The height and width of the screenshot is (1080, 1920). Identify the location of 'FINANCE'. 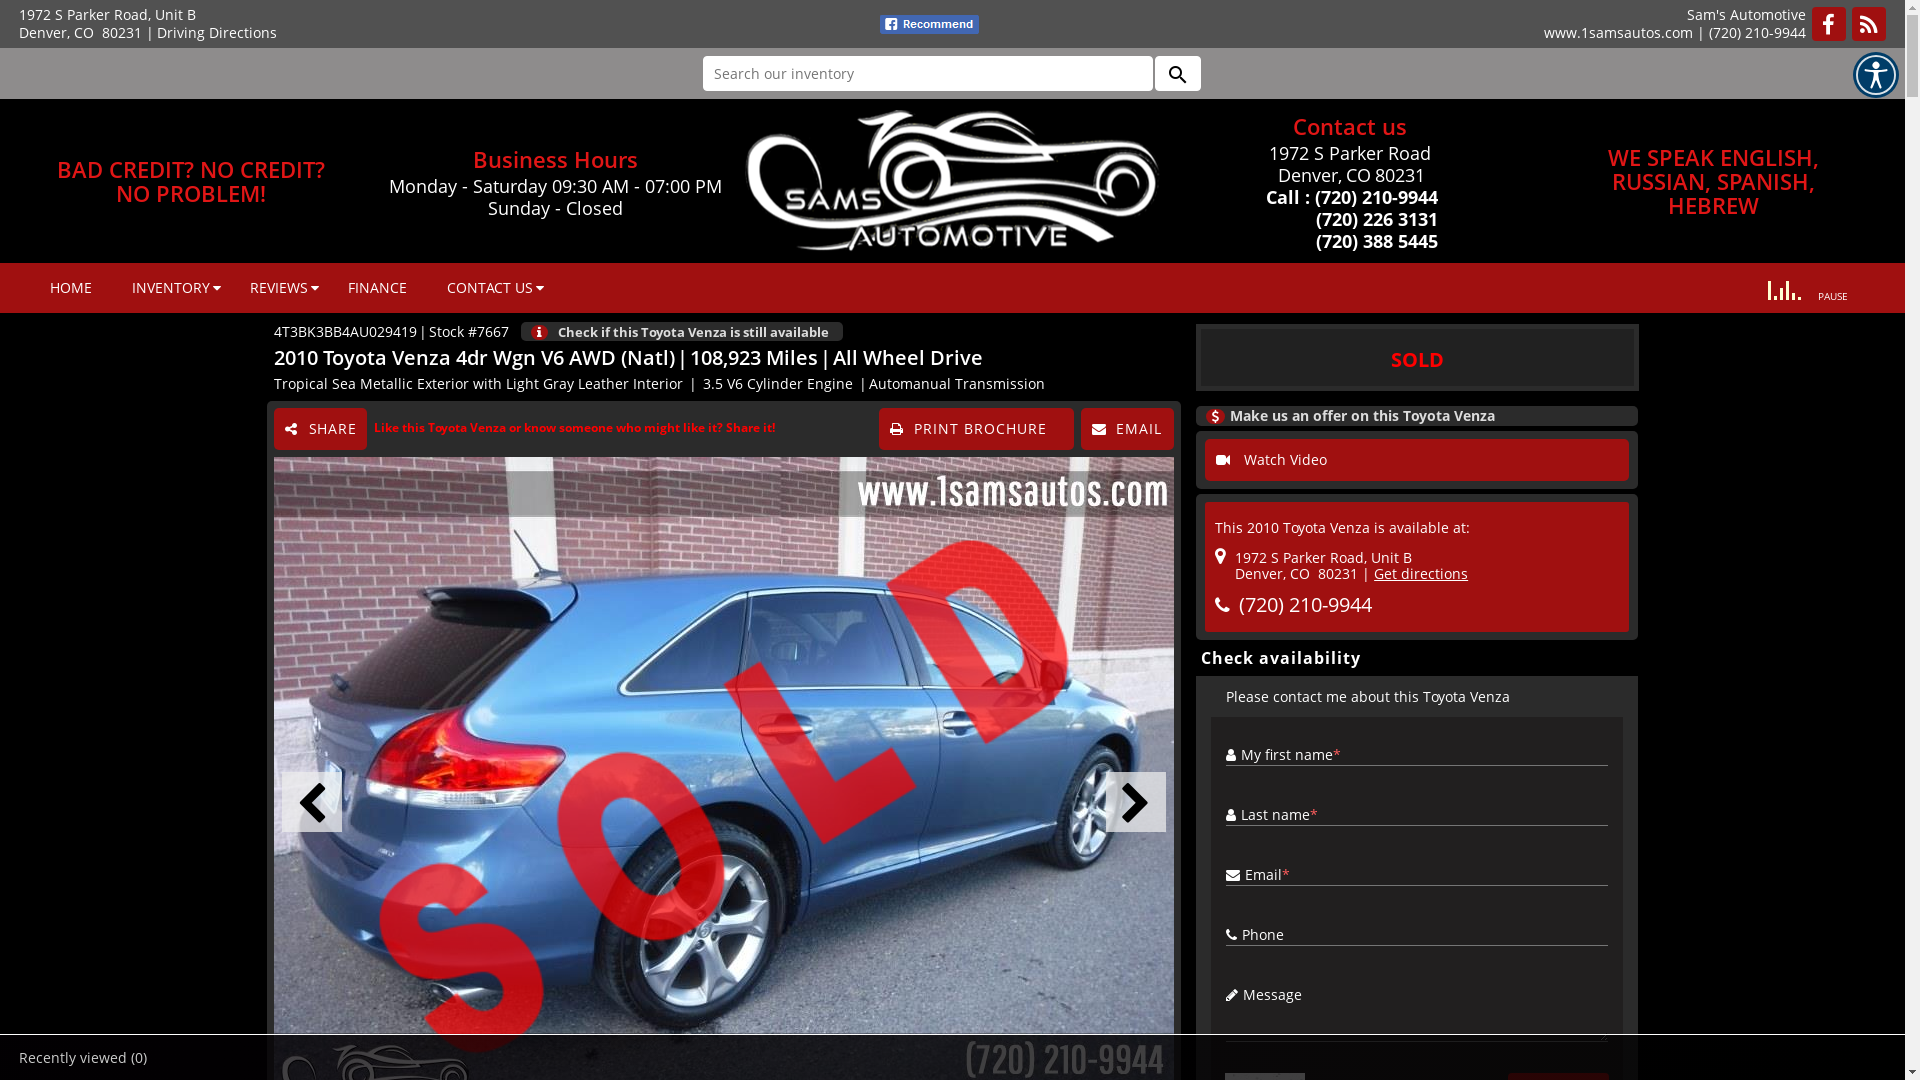
(377, 288).